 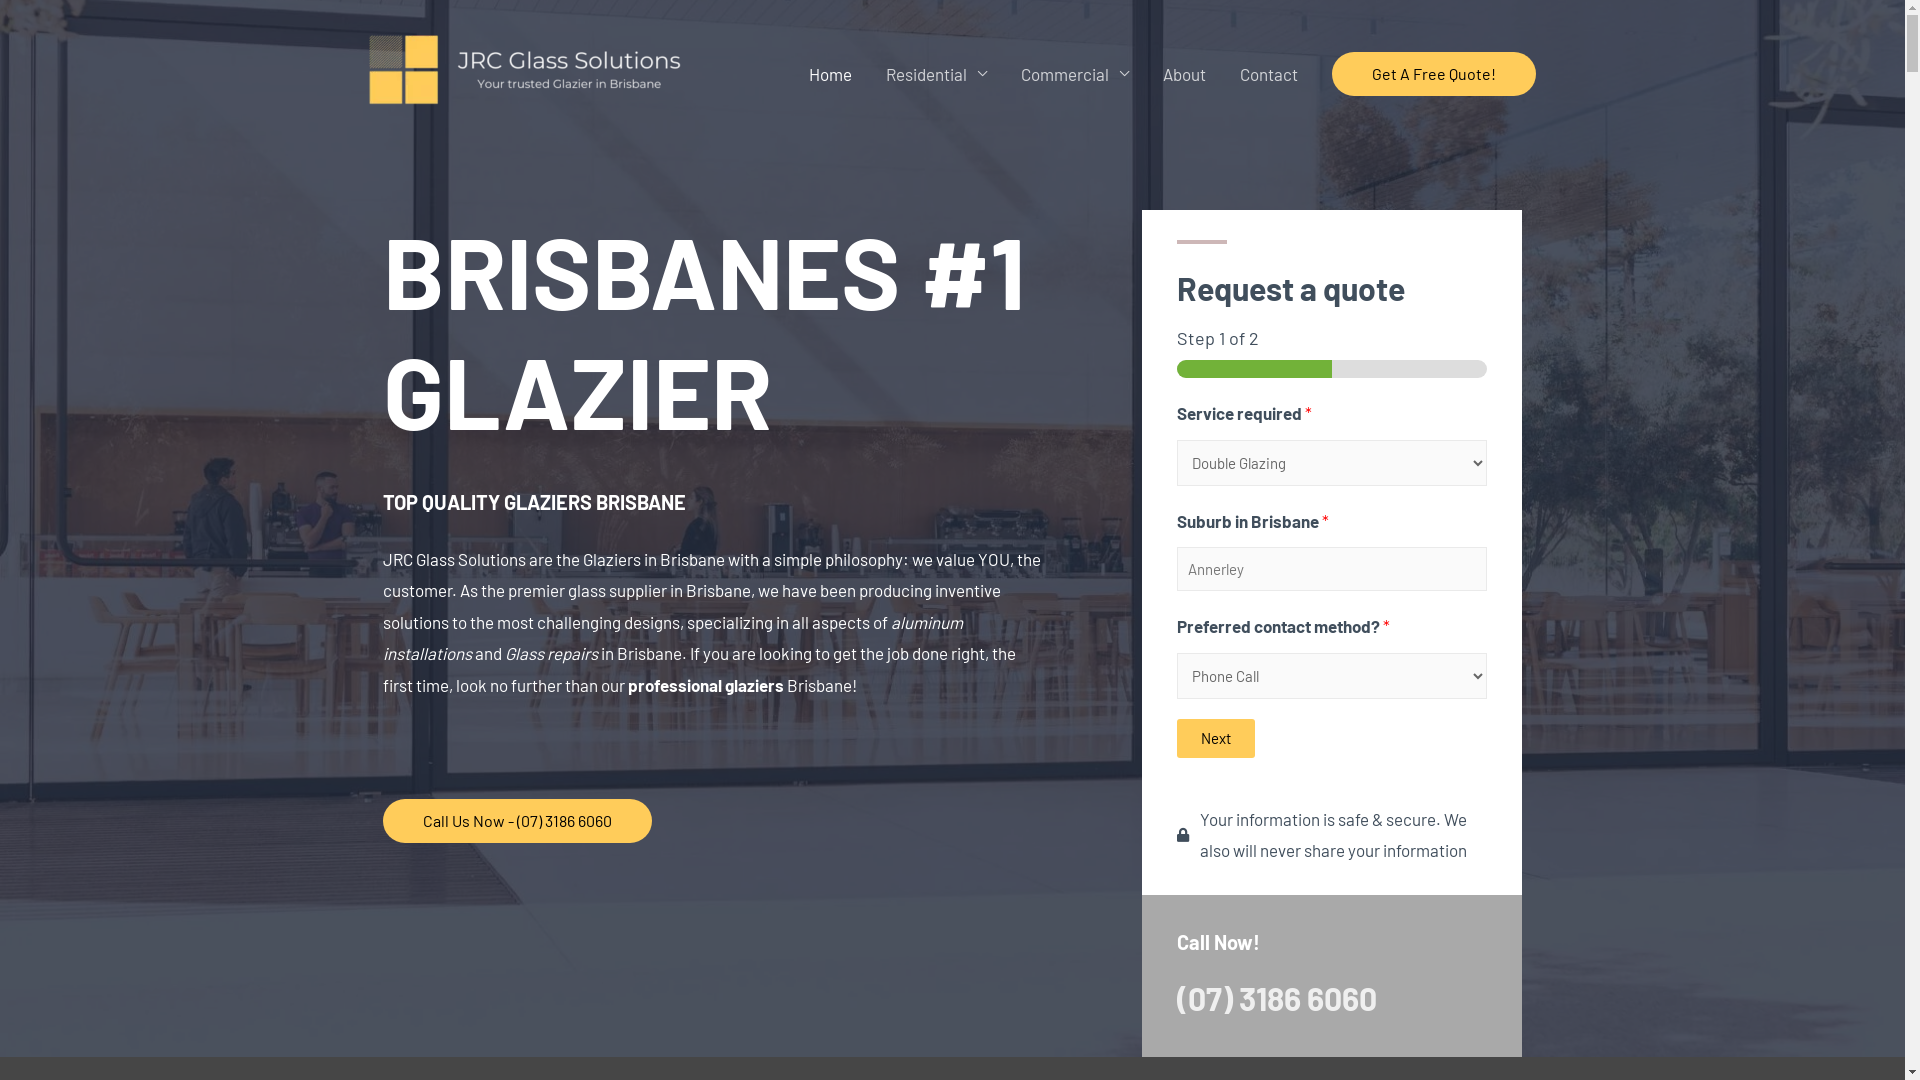 I want to click on 'Get A Free Quote!', so click(x=1331, y=72).